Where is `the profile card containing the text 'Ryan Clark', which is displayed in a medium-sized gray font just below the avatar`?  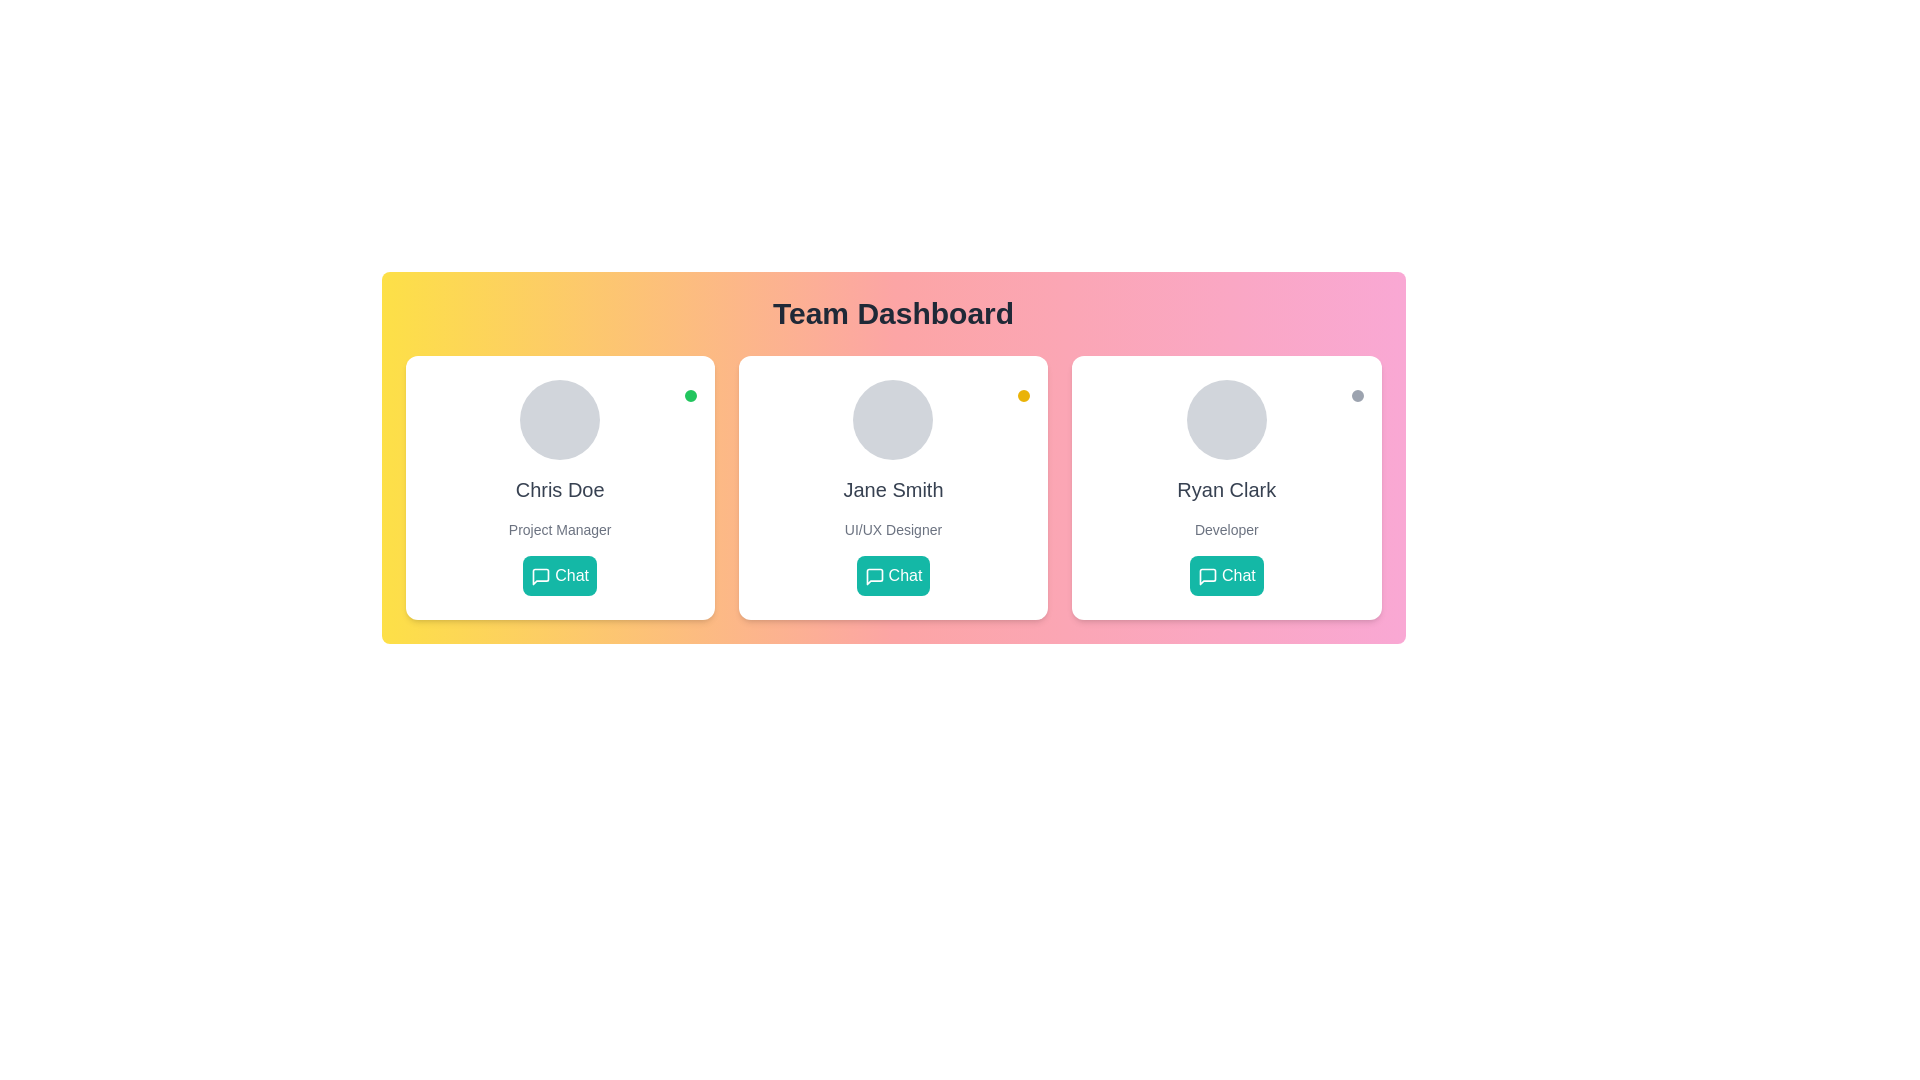 the profile card containing the text 'Ryan Clark', which is displayed in a medium-sized gray font just below the avatar is located at coordinates (1225, 489).